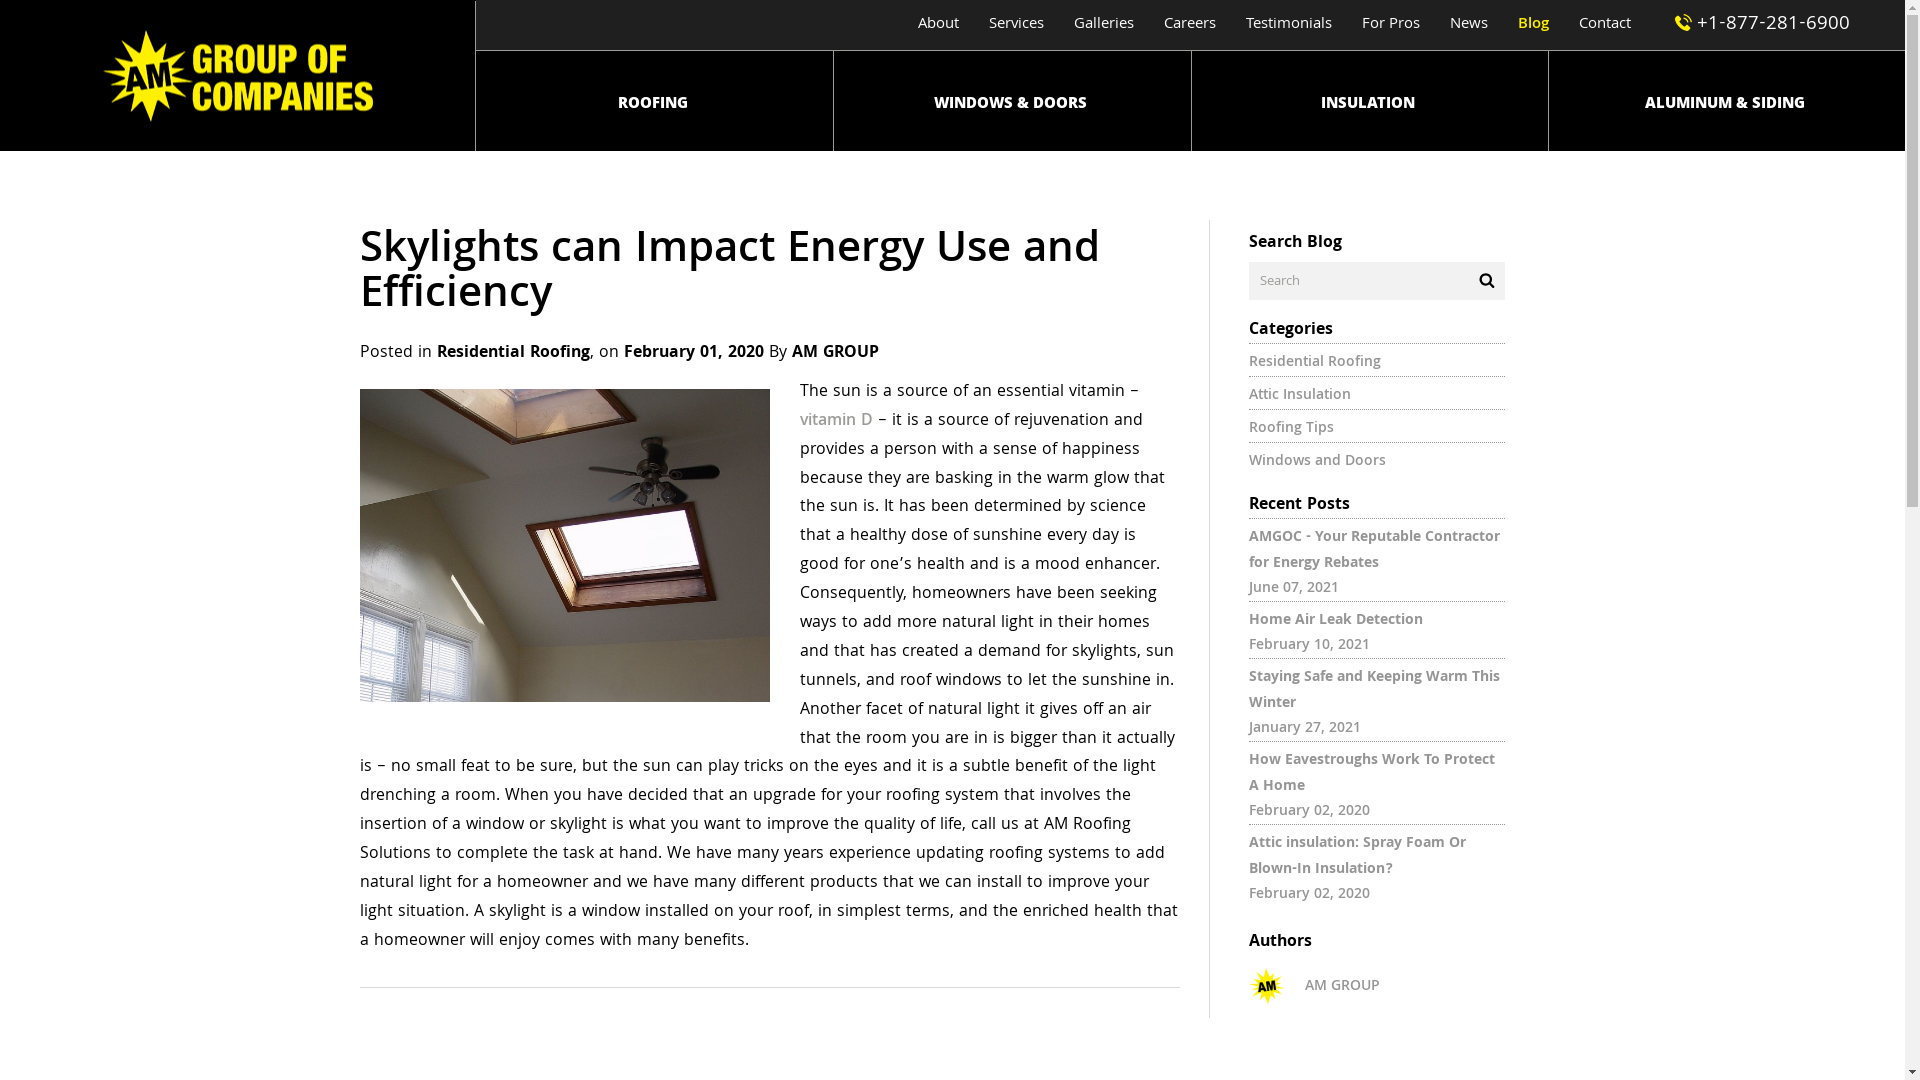  Describe the element at coordinates (1009, 100) in the screenshot. I see `'WINDOWS & DOORS'` at that location.